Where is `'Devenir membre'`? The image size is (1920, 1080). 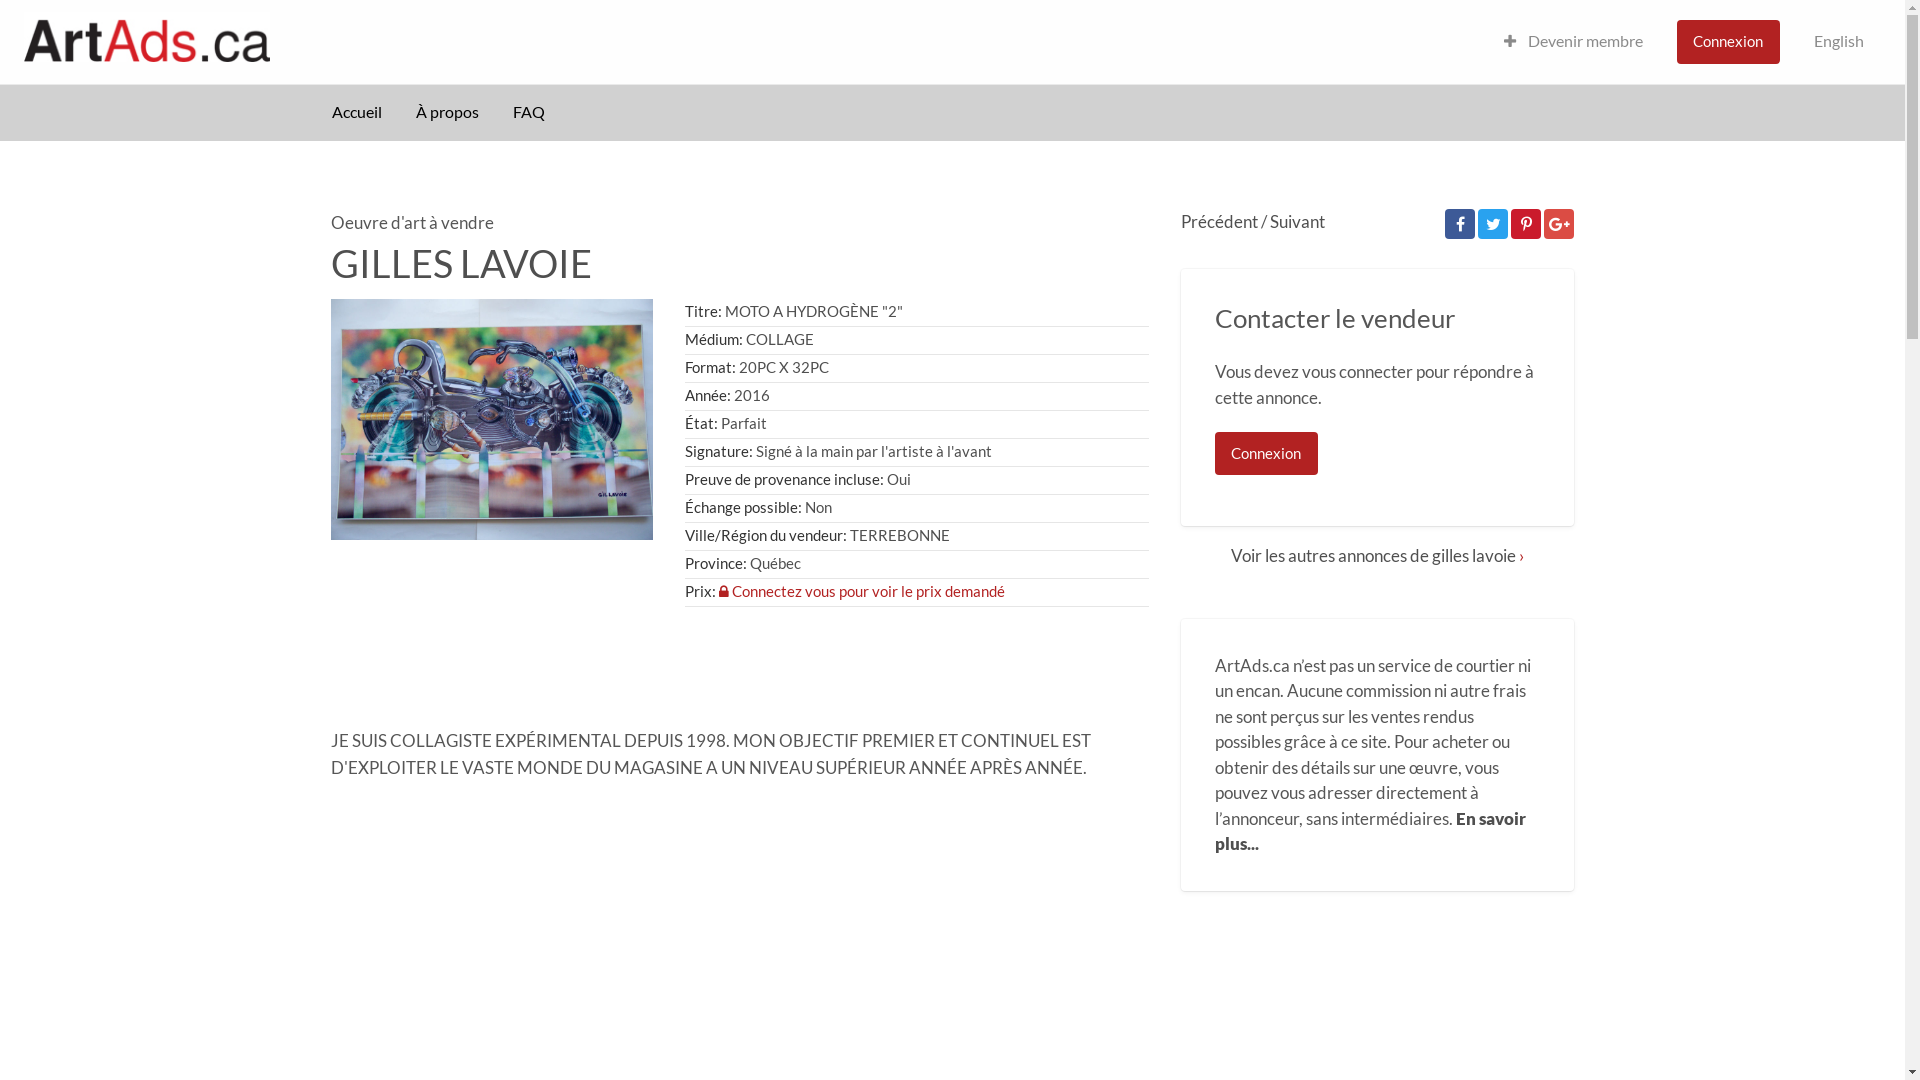
'Devenir membre' is located at coordinates (1572, 41).